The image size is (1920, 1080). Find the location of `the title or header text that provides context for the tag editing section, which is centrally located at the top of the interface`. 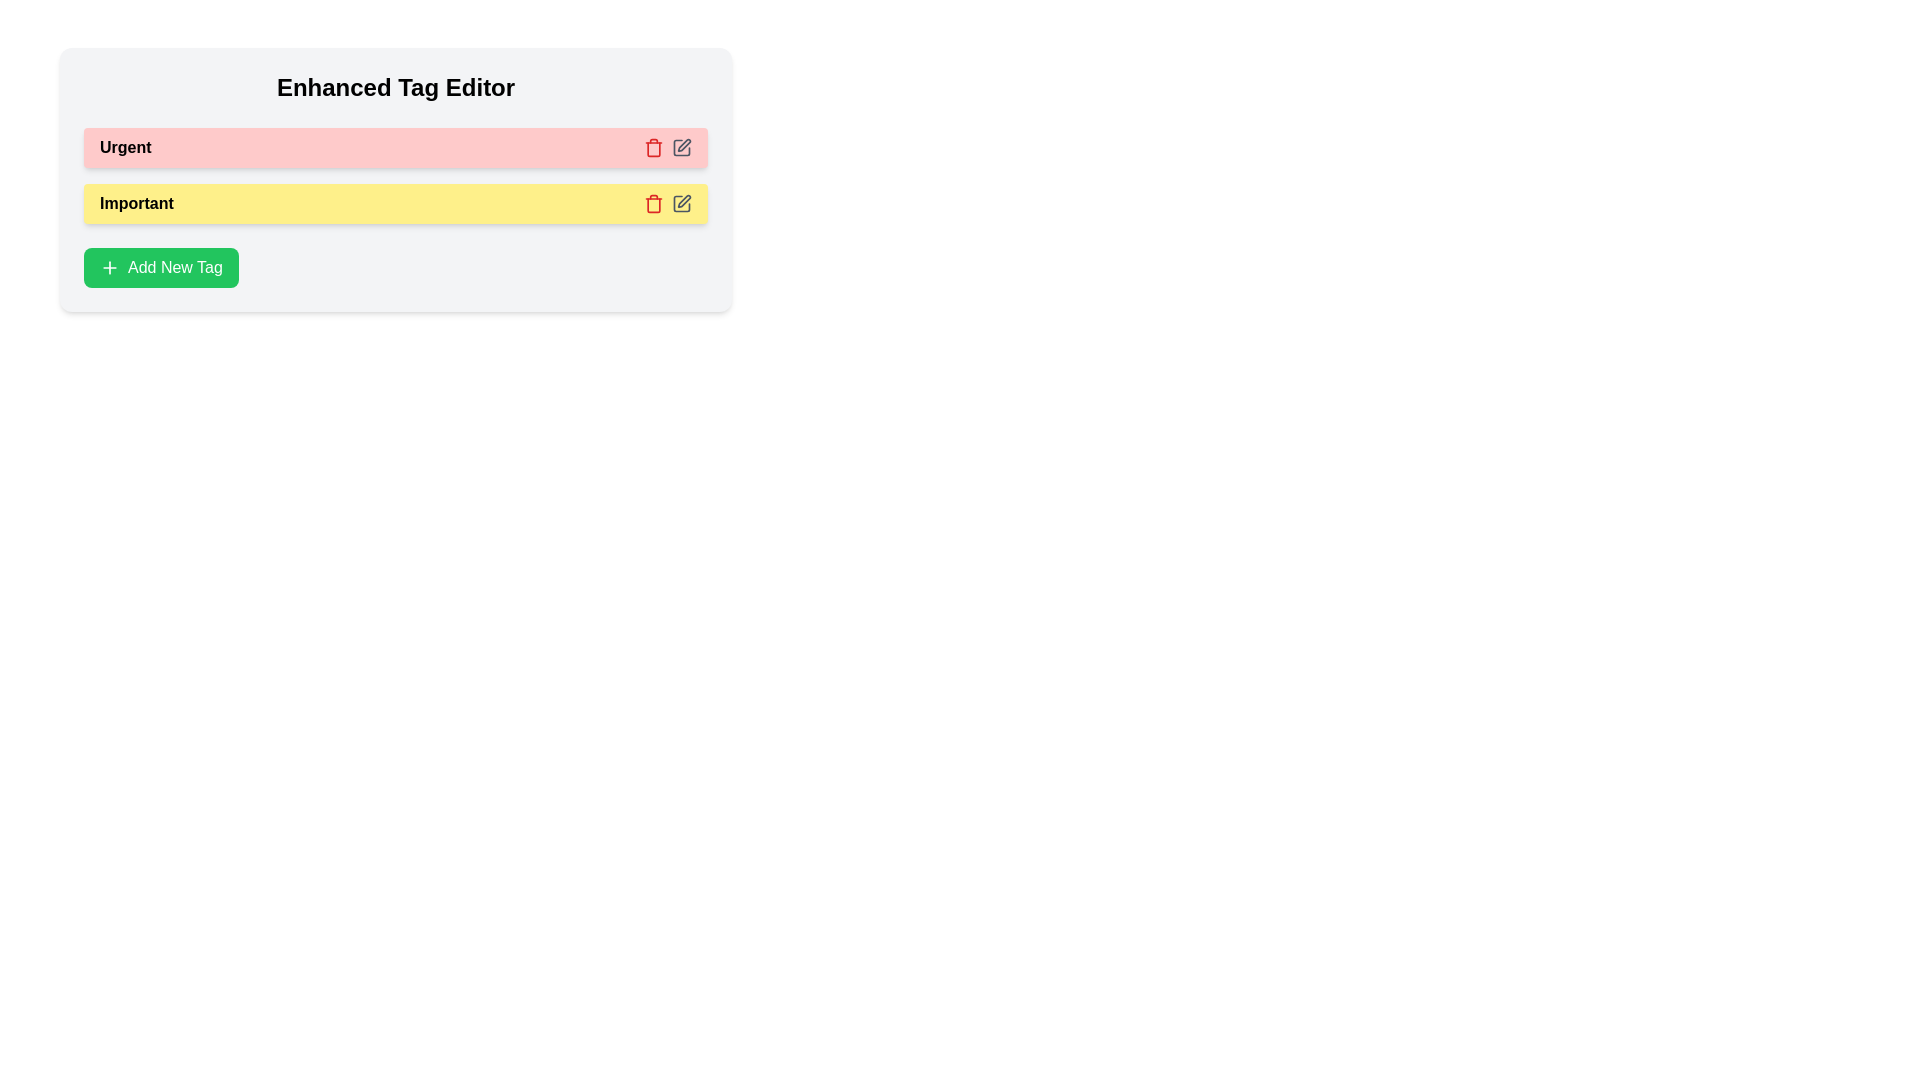

the title or header text that provides context for the tag editing section, which is centrally located at the top of the interface is located at coordinates (395, 87).